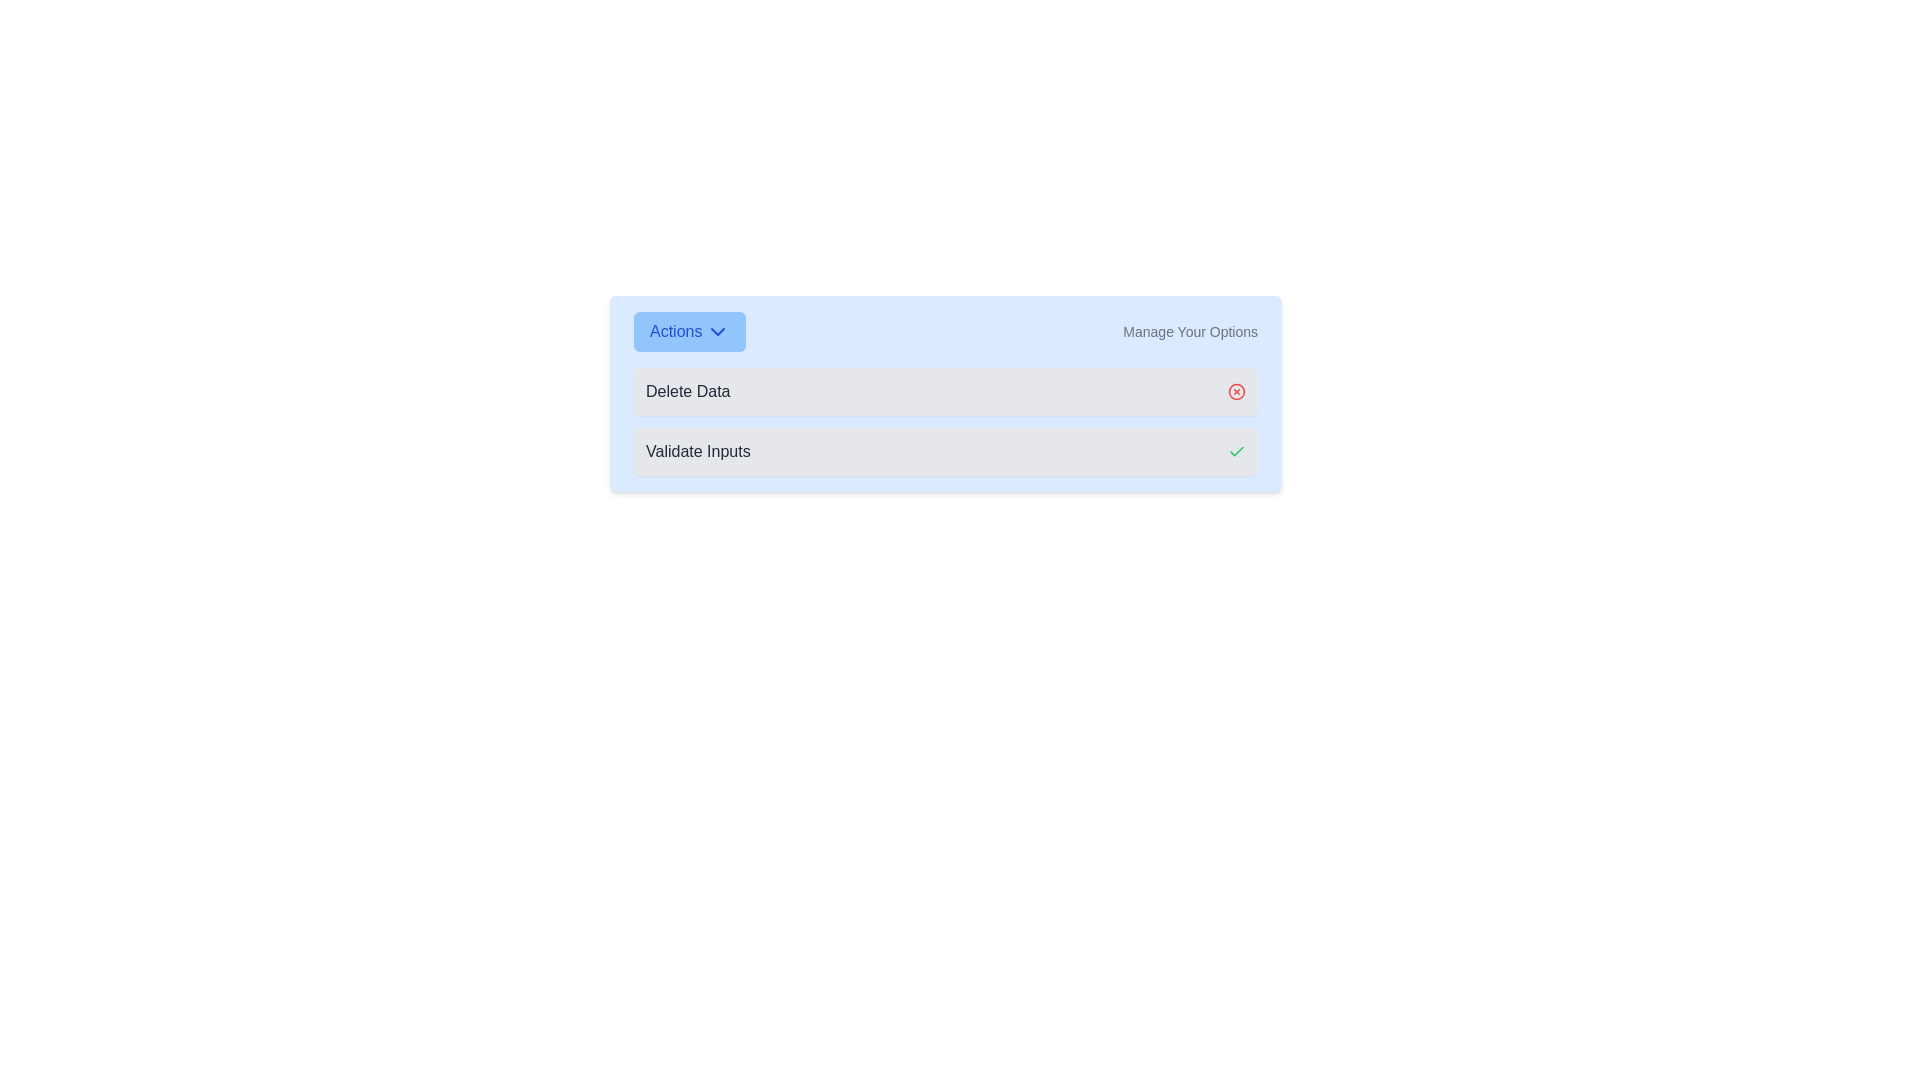 The width and height of the screenshot is (1920, 1080). I want to click on the close or delete button-like icon located to the right of the 'Delete Data' option in the interface menu, so click(1236, 392).